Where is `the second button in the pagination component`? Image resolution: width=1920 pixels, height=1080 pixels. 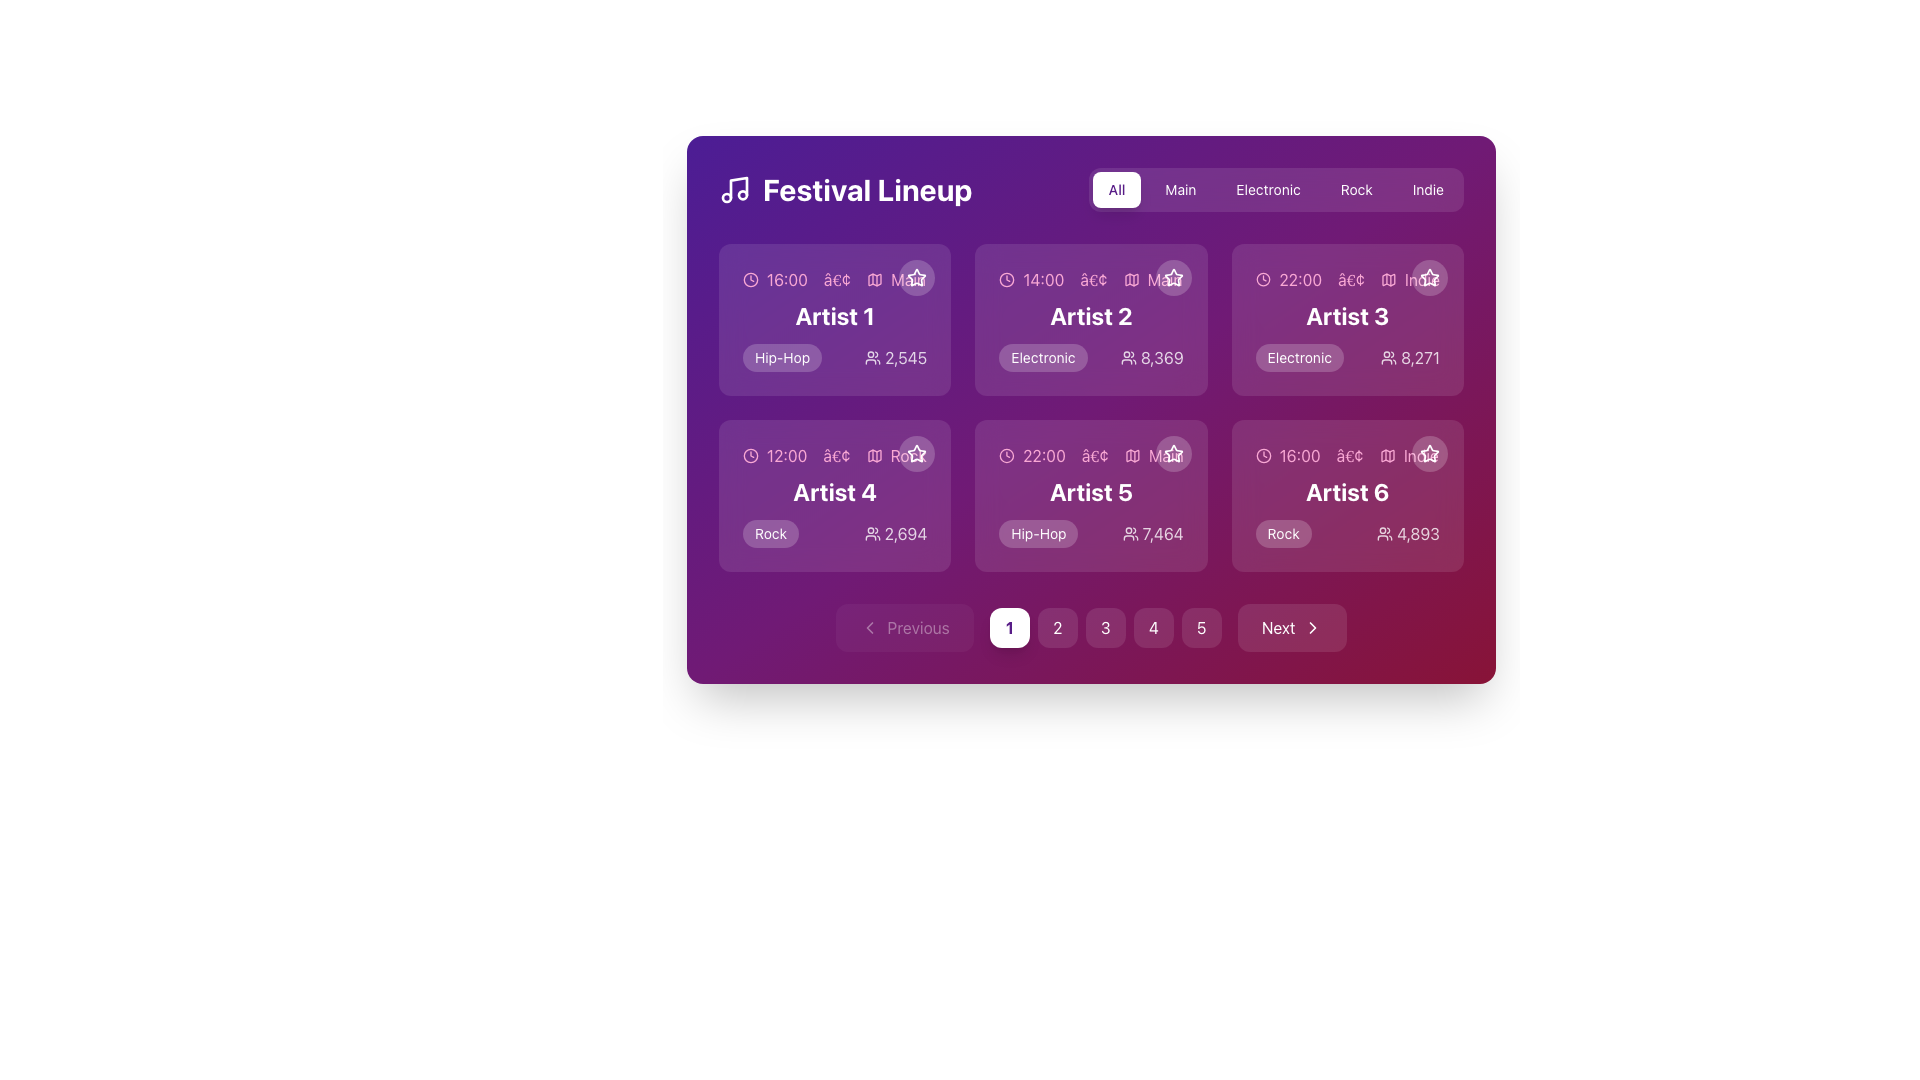
the second button in the pagination component is located at coordinates (1056, 627).